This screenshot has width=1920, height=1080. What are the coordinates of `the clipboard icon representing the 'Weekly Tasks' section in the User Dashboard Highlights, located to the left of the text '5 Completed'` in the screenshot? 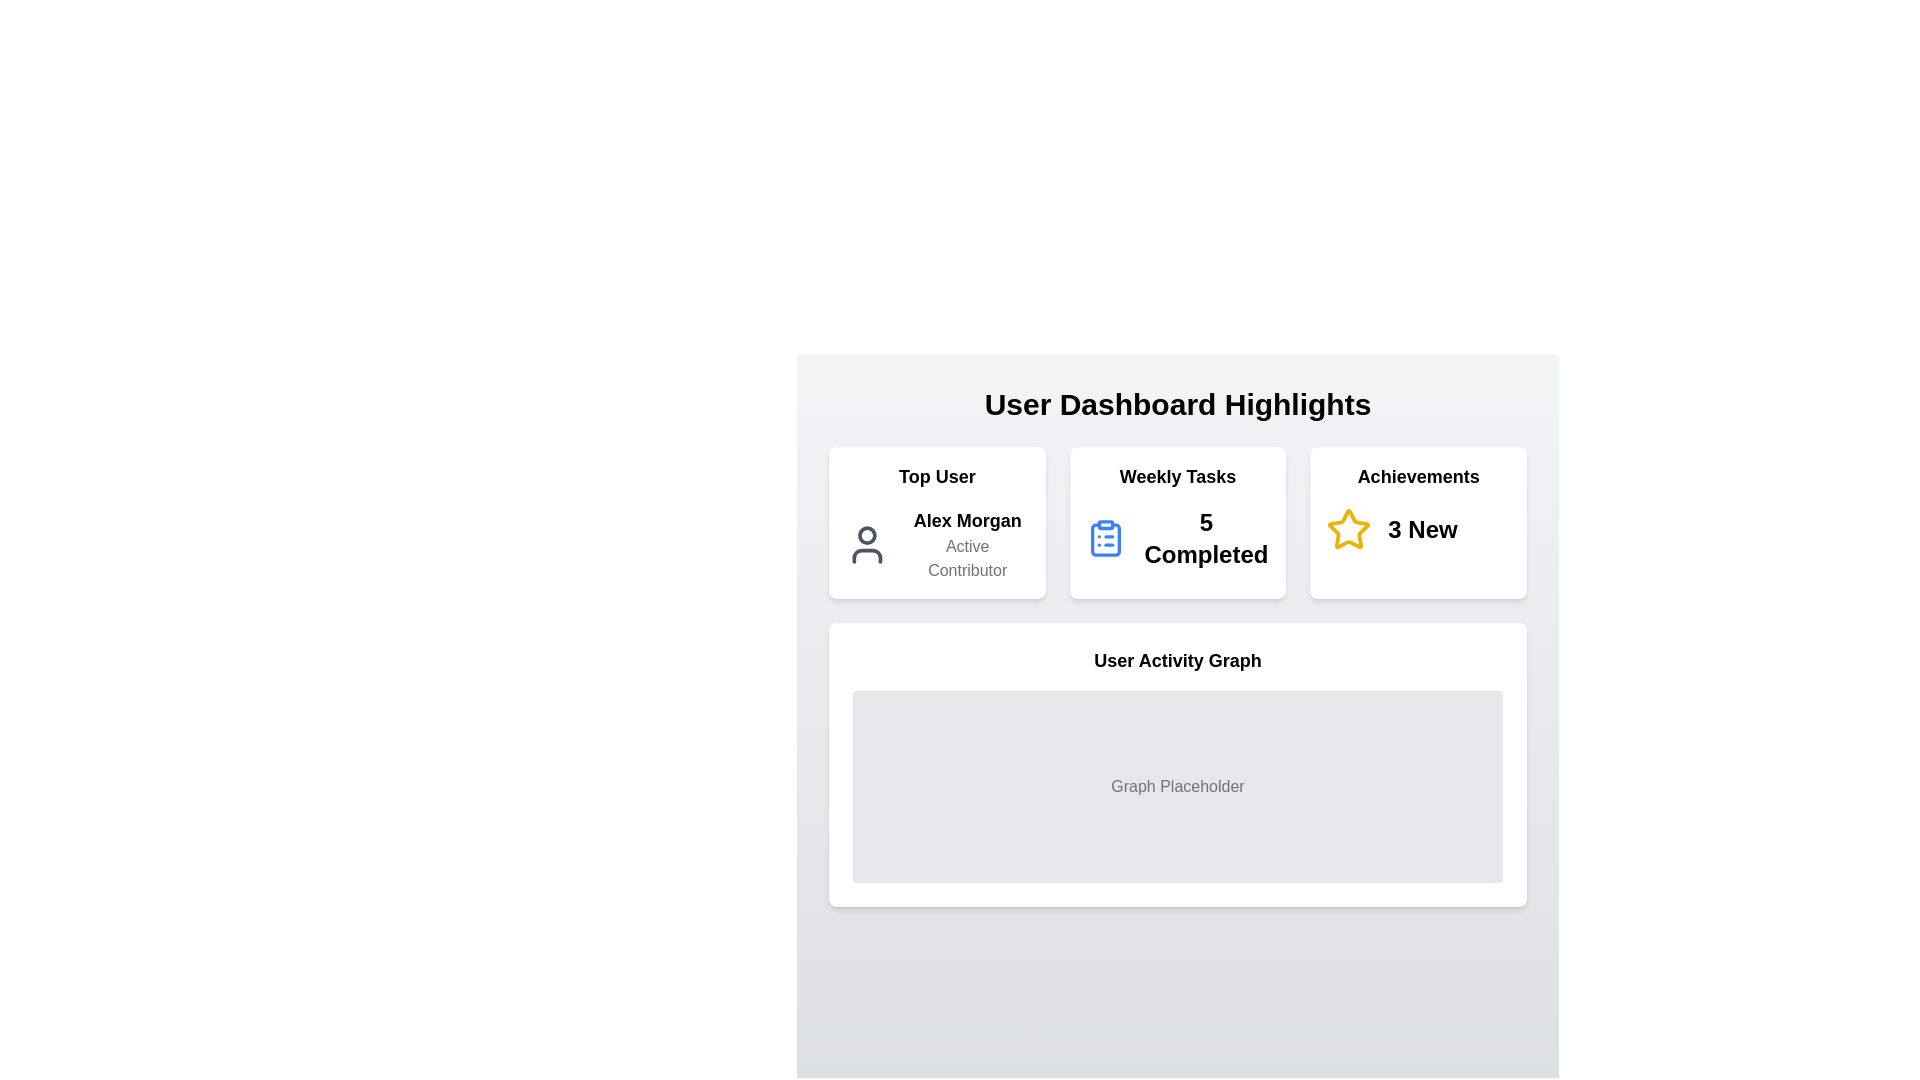 It's located at (1105, 538).